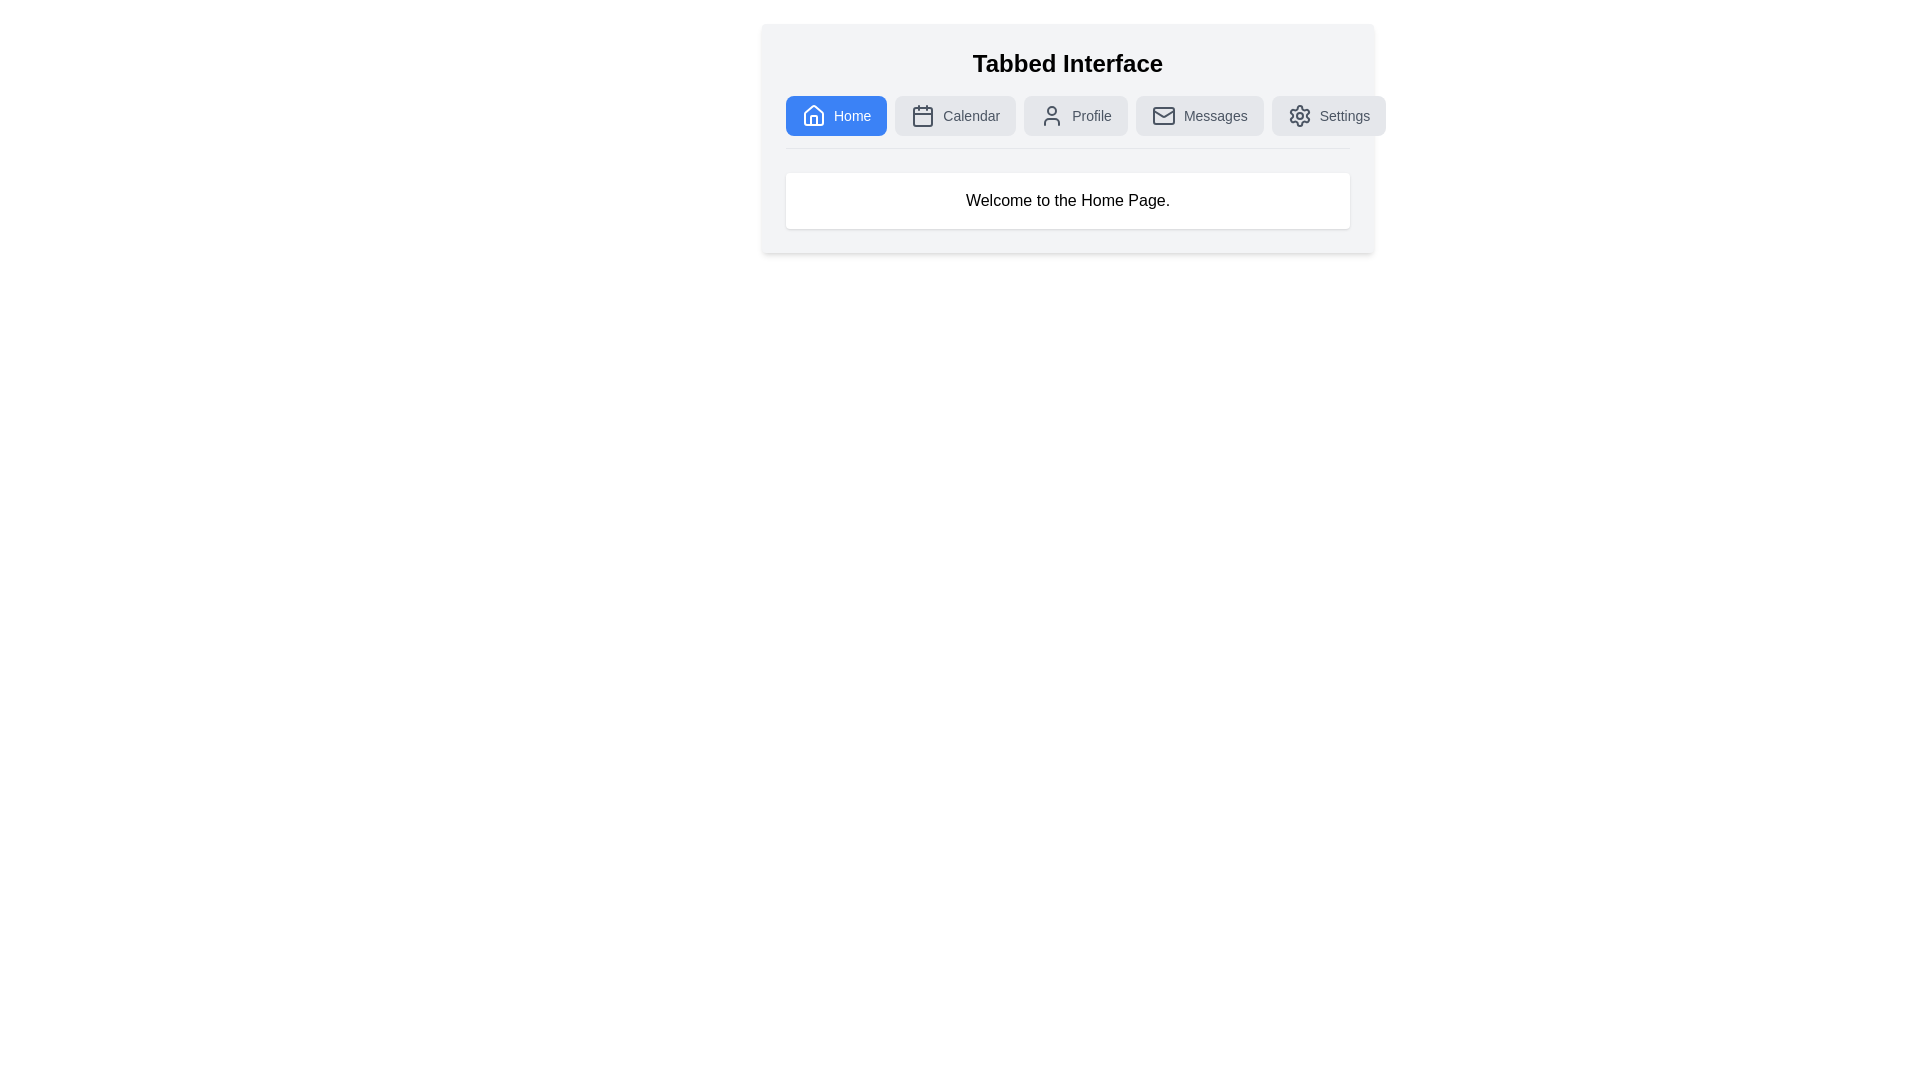 The width and height of the screenshot is (1920, 1080). I want to click on 'Messages' label, which is the fourth button in a row of navigation icons, located near the top center of the interface, so click(1214, 115).